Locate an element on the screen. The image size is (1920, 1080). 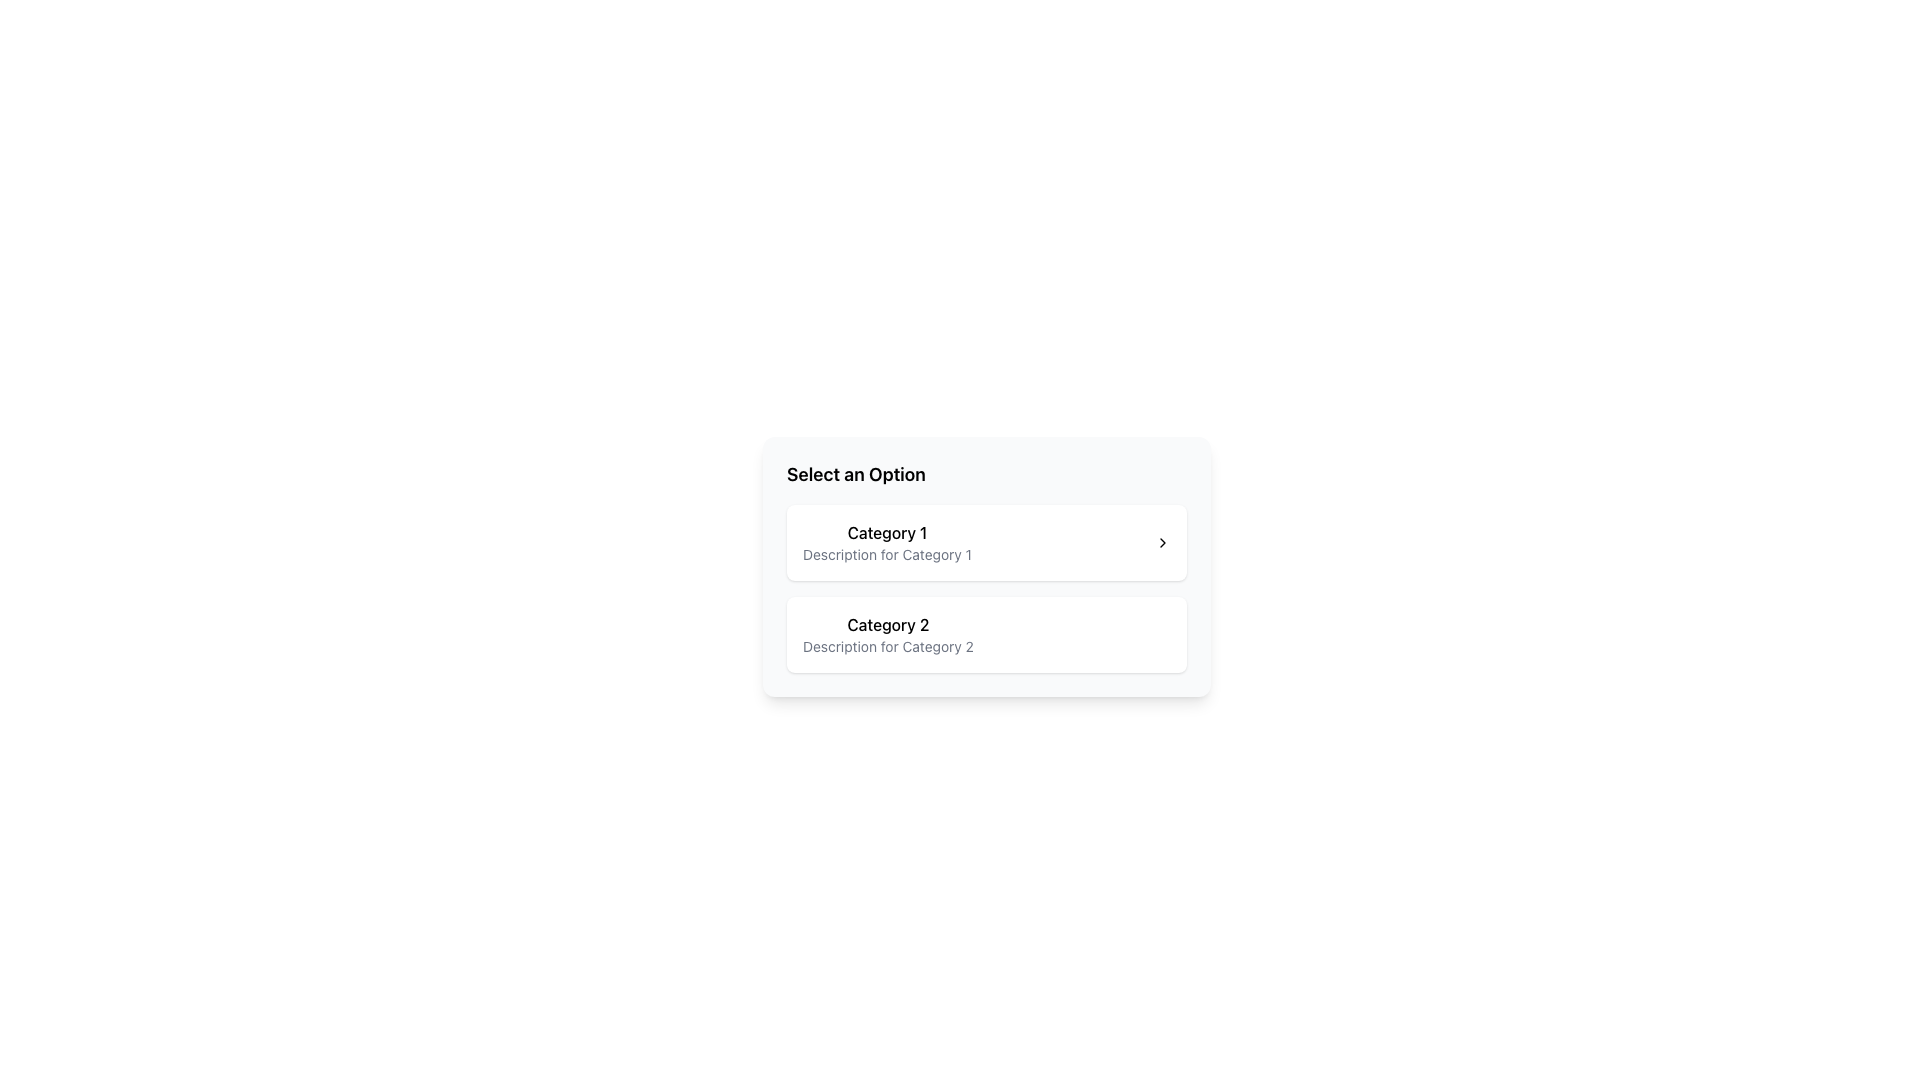
text element displaying 'Description for Category 2', which is styled in a smaller gray font and located directly below the heading 'Category 2' is located at coordinates (887, 647).